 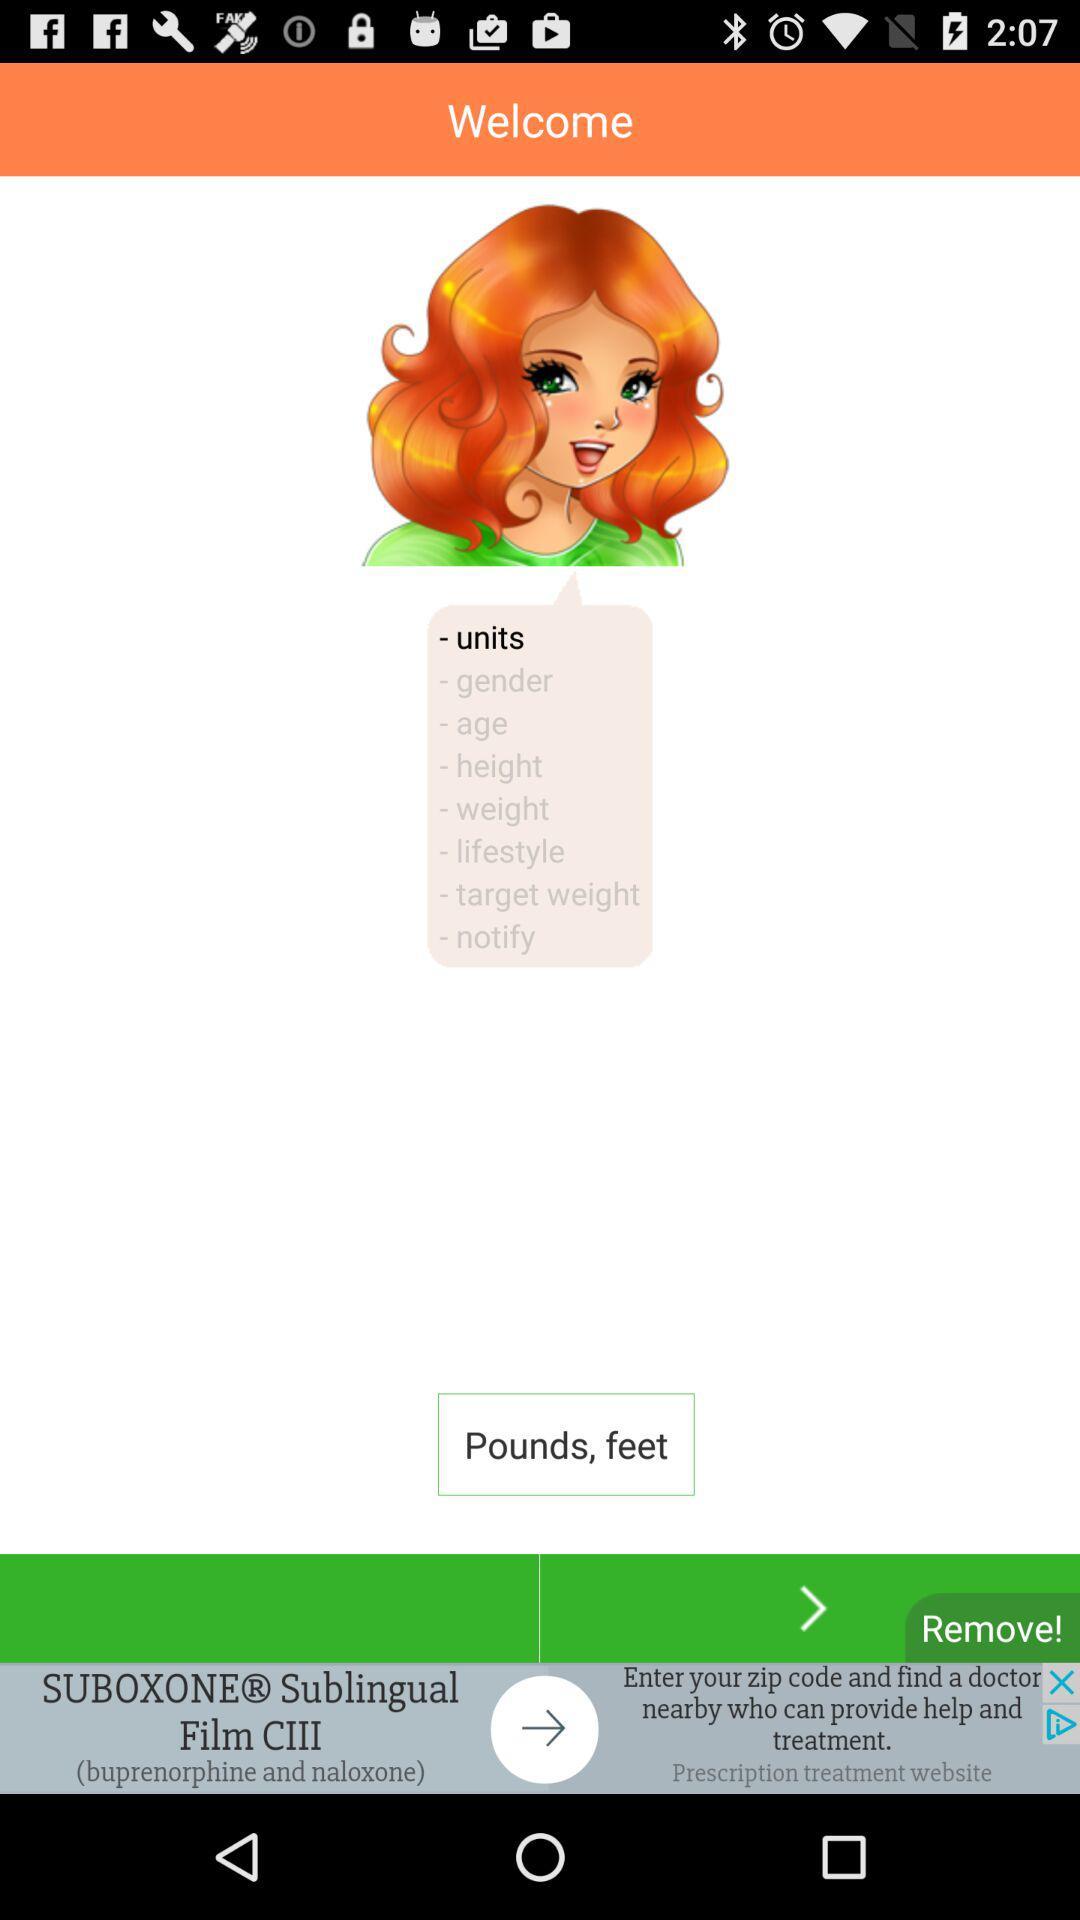 What do you see at coordinates (810, 1608) in the screenshot?
I see `next` at bounding box center [810, 1608].